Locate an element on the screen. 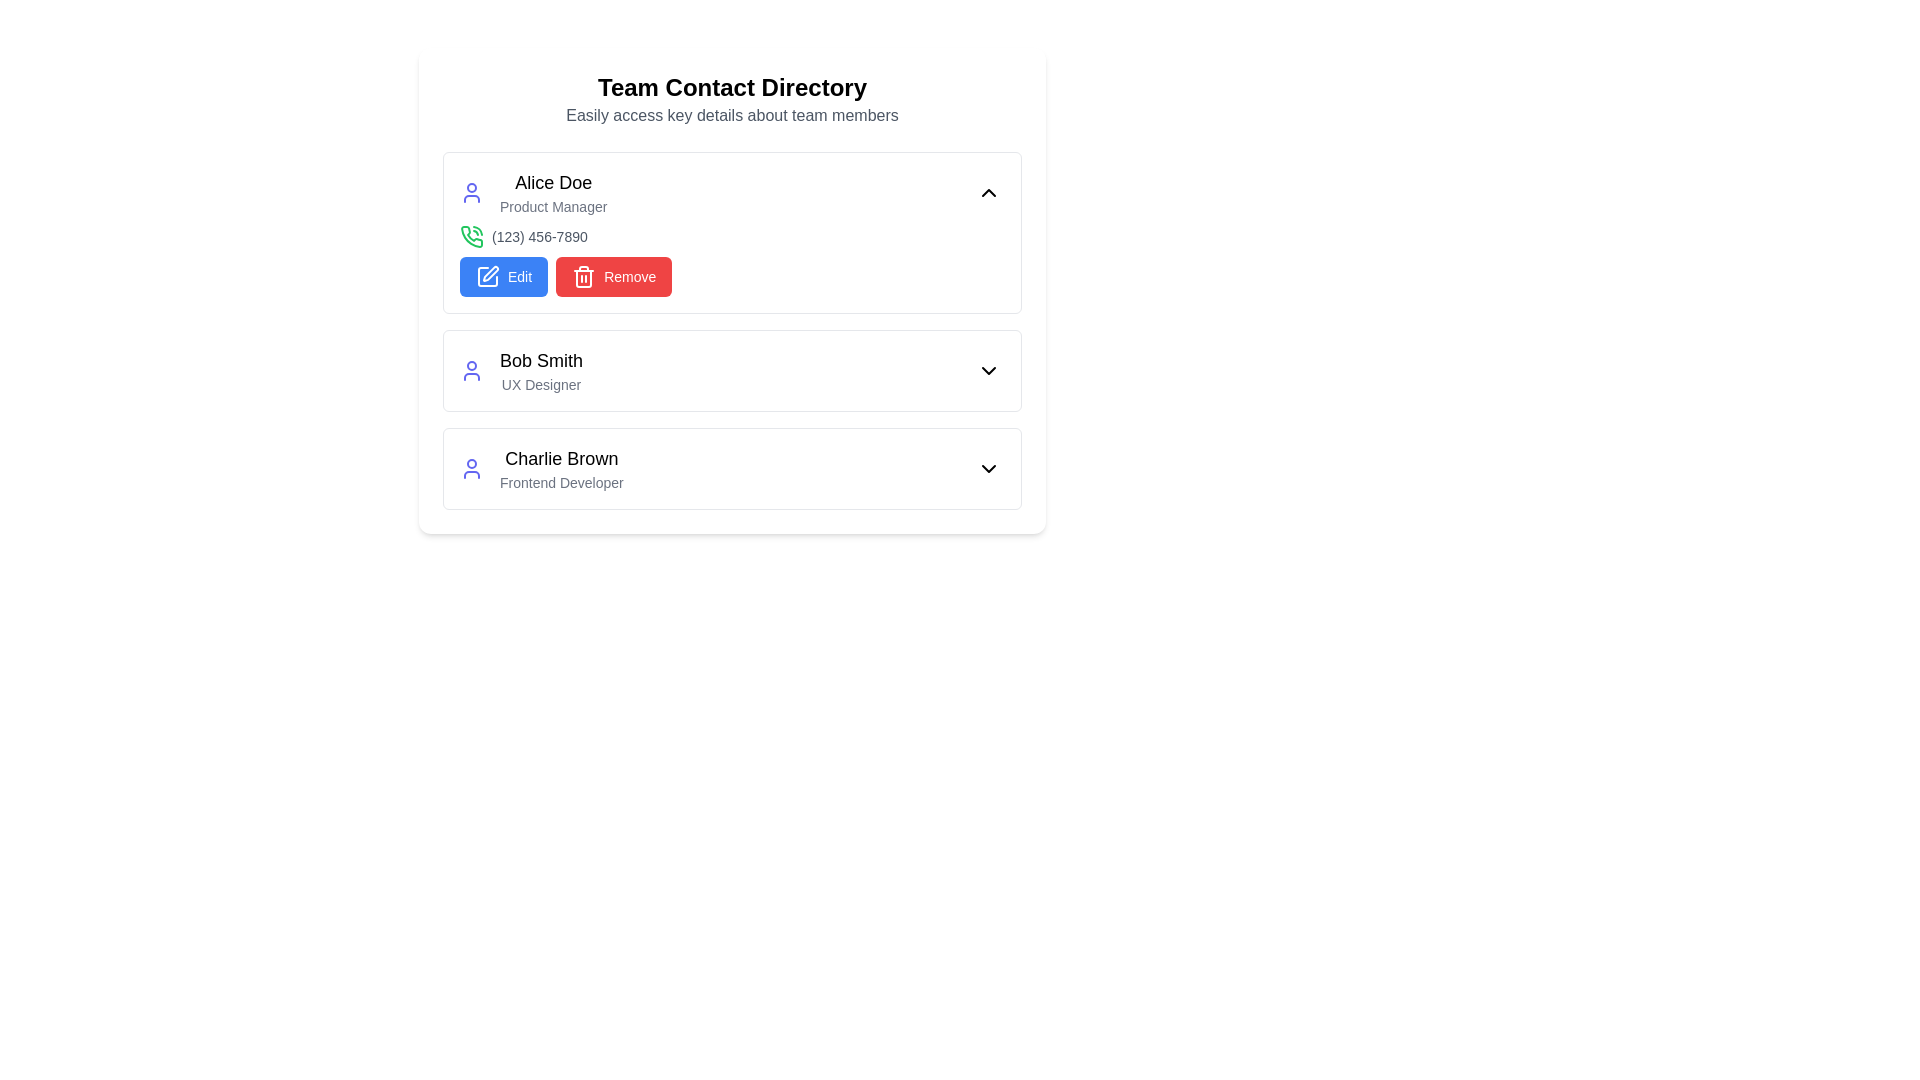 This screenshot has width=1920, height=1080. the static text element stating 'Easily access key details about team members.' which is styled in gray color and located below the title 'Team Contact Directory' is located at coordinates (731, 115).